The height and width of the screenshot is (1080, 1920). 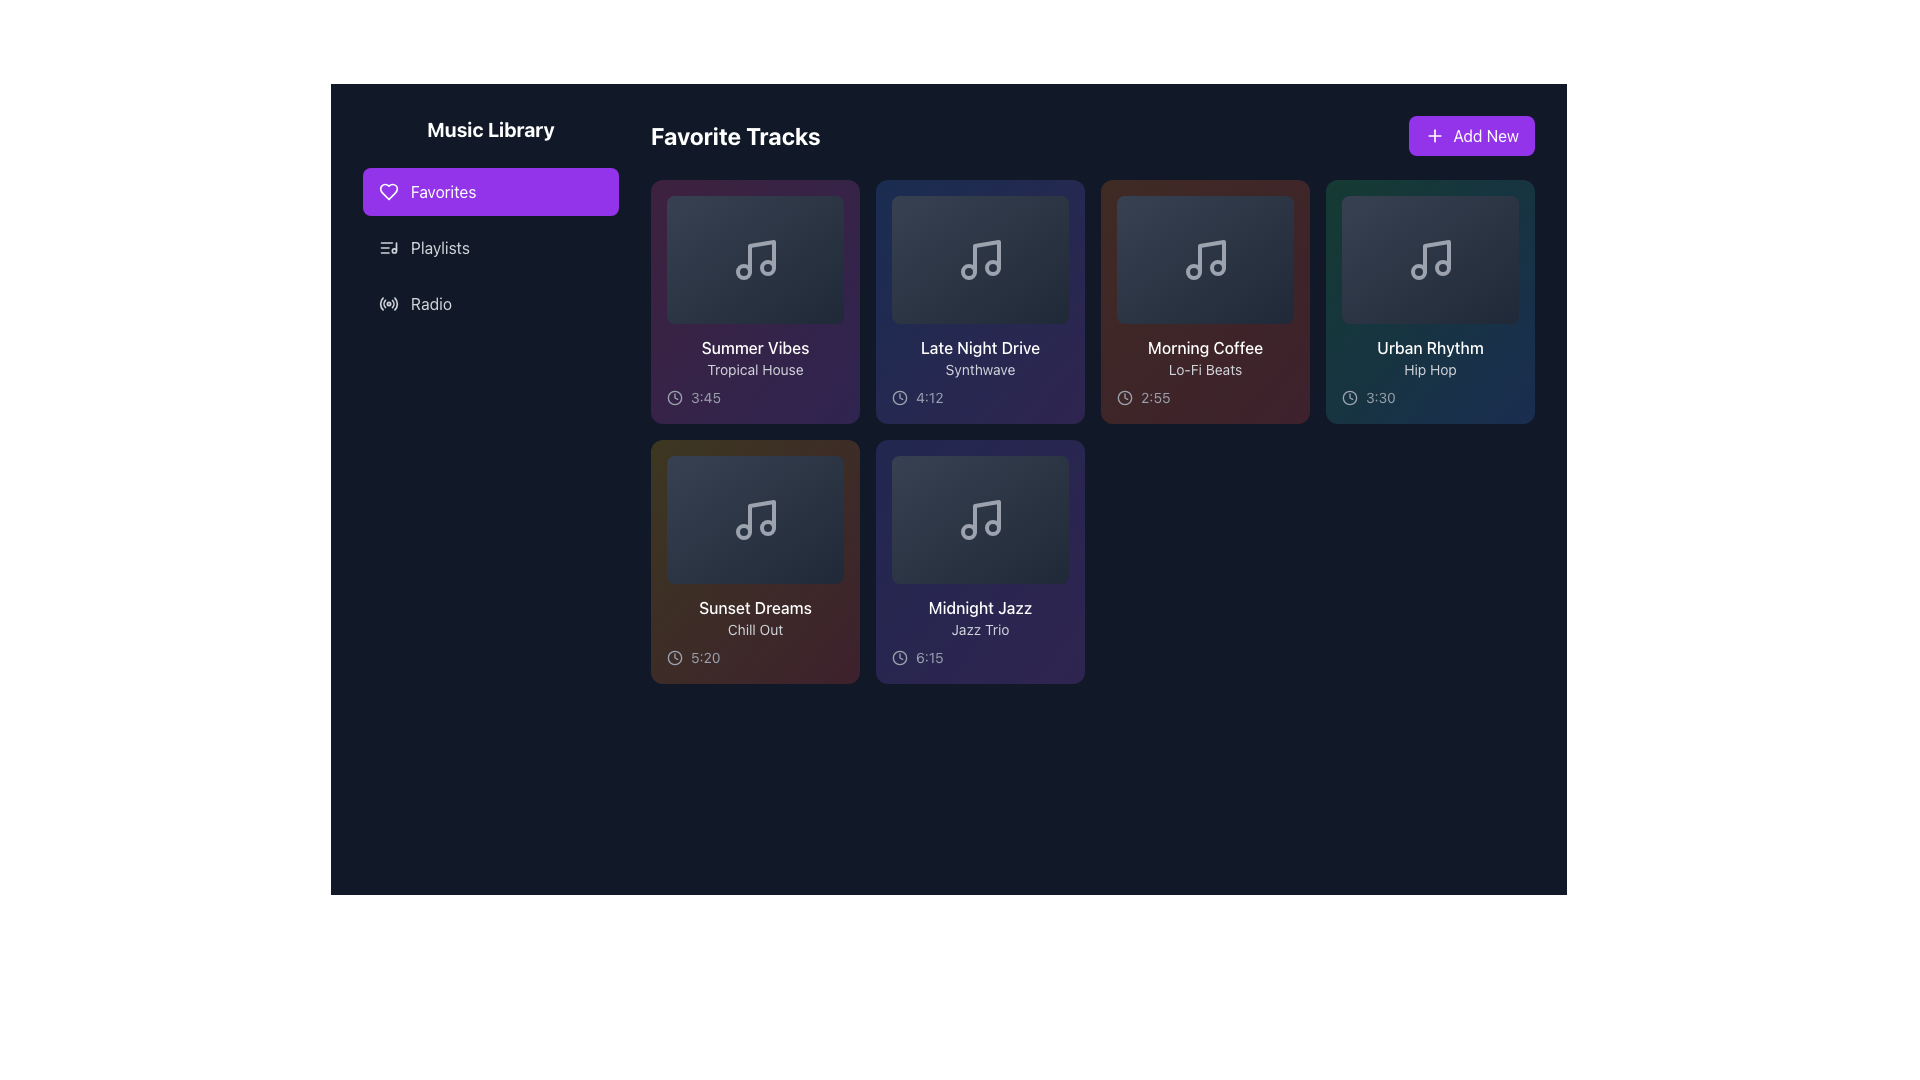 What do you see at coordinates (1429, 258) in the screenshot?
I see `the music track icon within the 'Urban Rhythm' card, which visually represents a music file` at bounding box center [1429, 258].